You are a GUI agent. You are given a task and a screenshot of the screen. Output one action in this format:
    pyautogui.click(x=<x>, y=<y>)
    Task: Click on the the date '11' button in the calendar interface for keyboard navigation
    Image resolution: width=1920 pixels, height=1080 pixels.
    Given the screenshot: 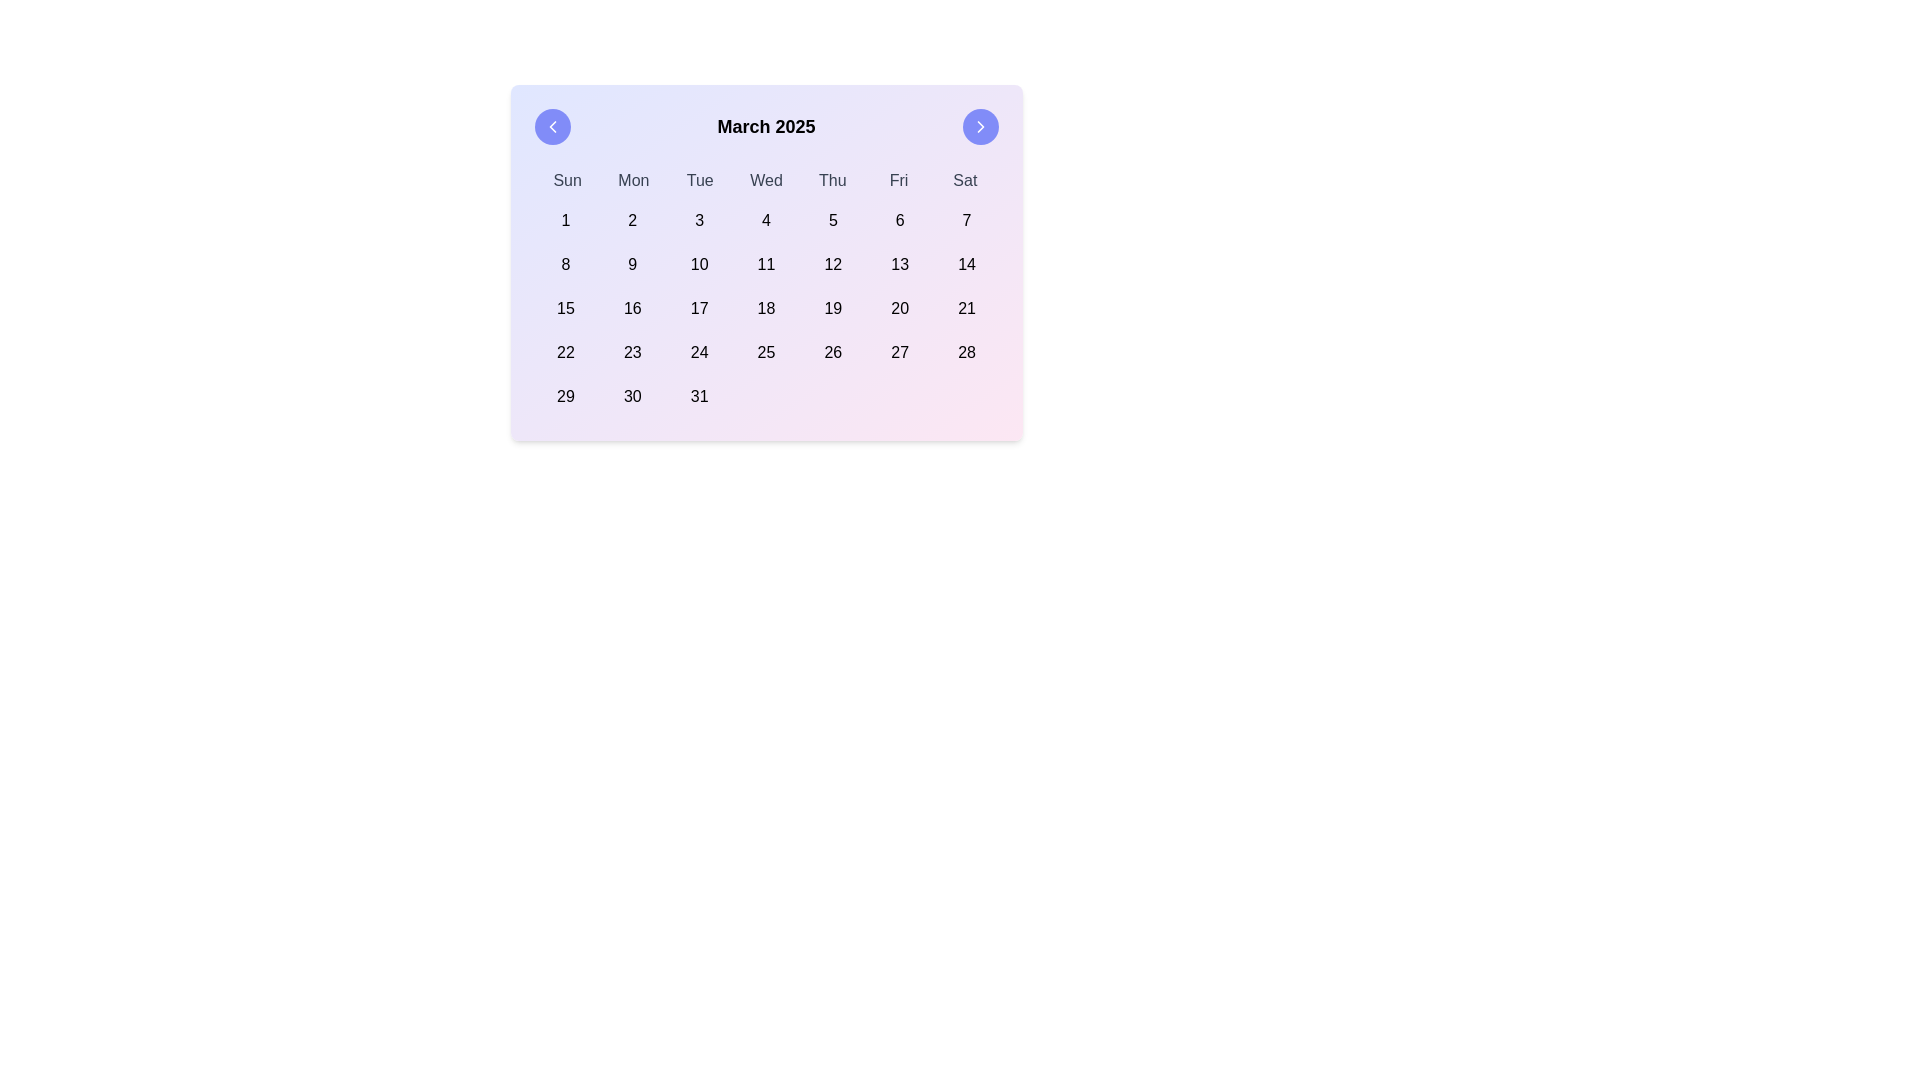 What is the action you would take?
    pyautogui.click(x=765, y=264)
    